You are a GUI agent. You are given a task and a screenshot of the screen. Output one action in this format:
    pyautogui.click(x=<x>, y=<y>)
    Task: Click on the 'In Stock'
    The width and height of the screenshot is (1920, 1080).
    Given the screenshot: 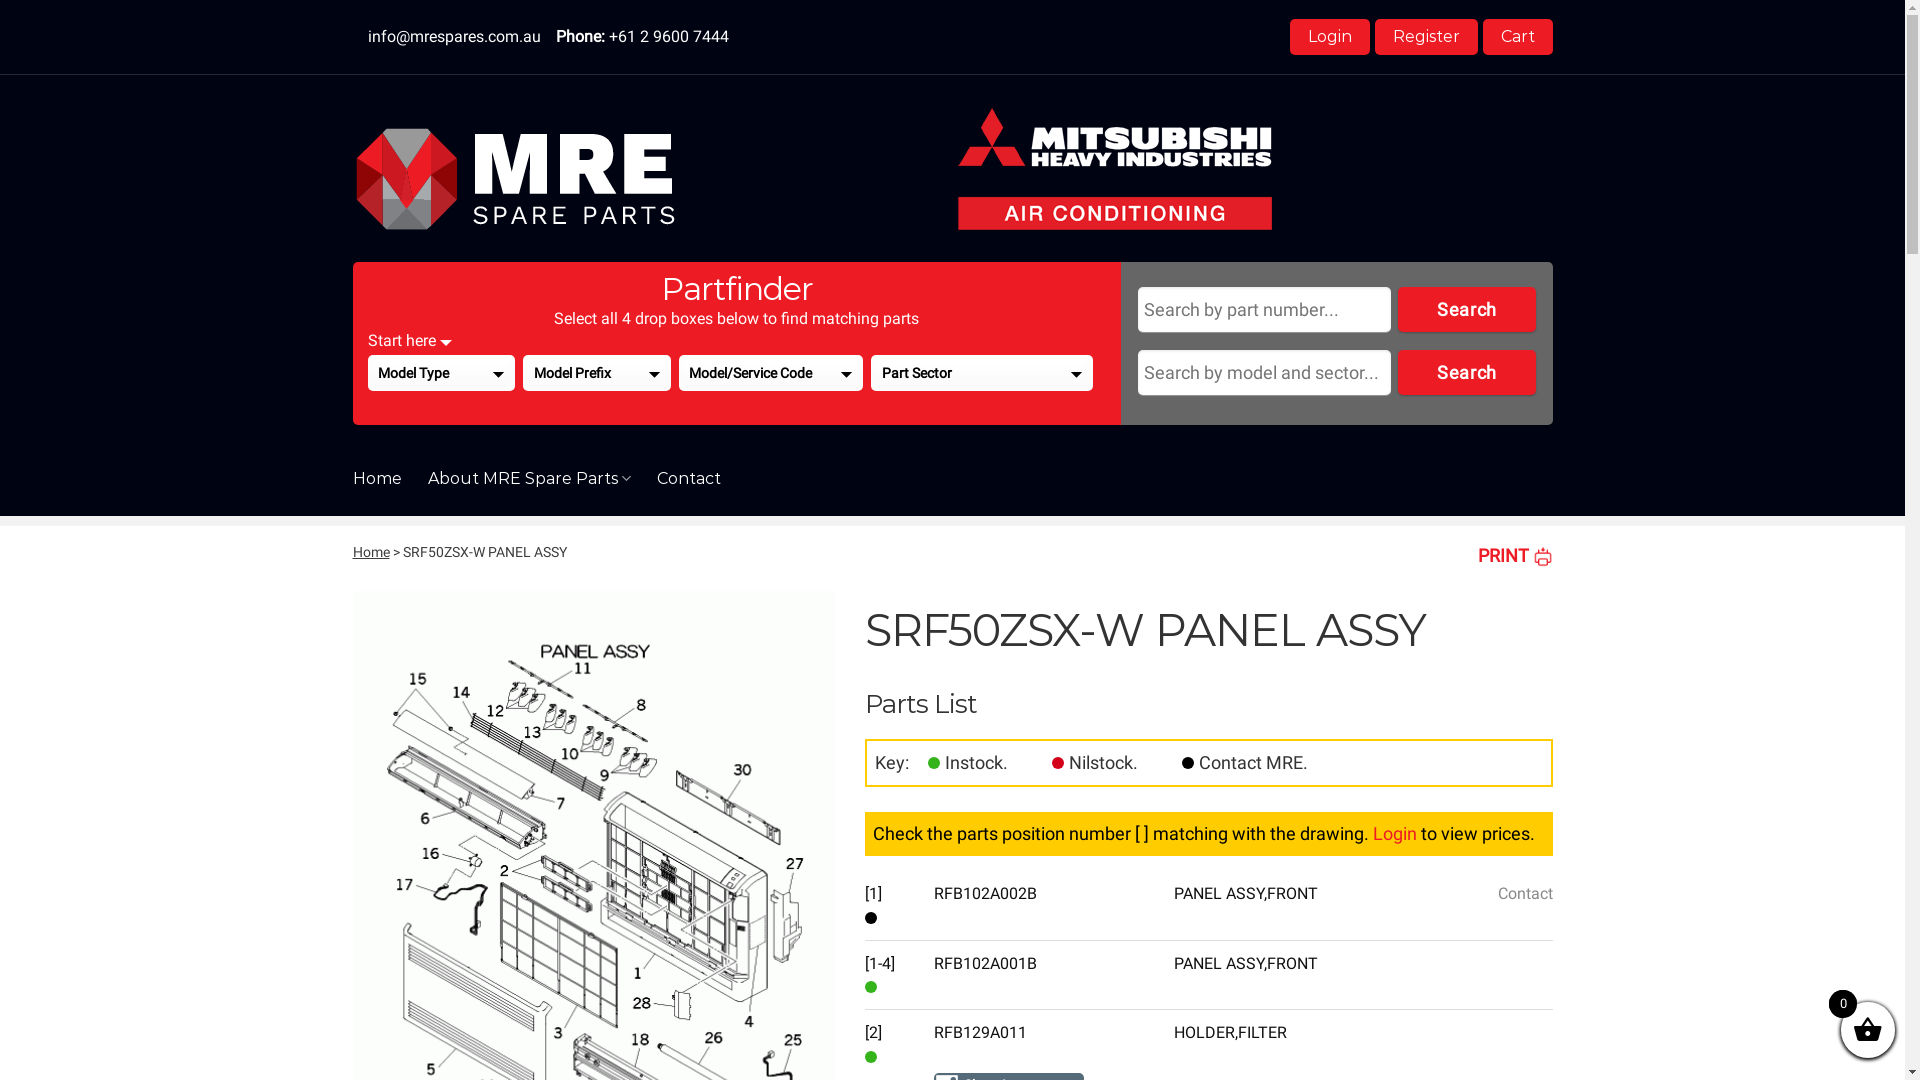 What is the action you would take?
    pyautogui.click(x=933, y=763)
    